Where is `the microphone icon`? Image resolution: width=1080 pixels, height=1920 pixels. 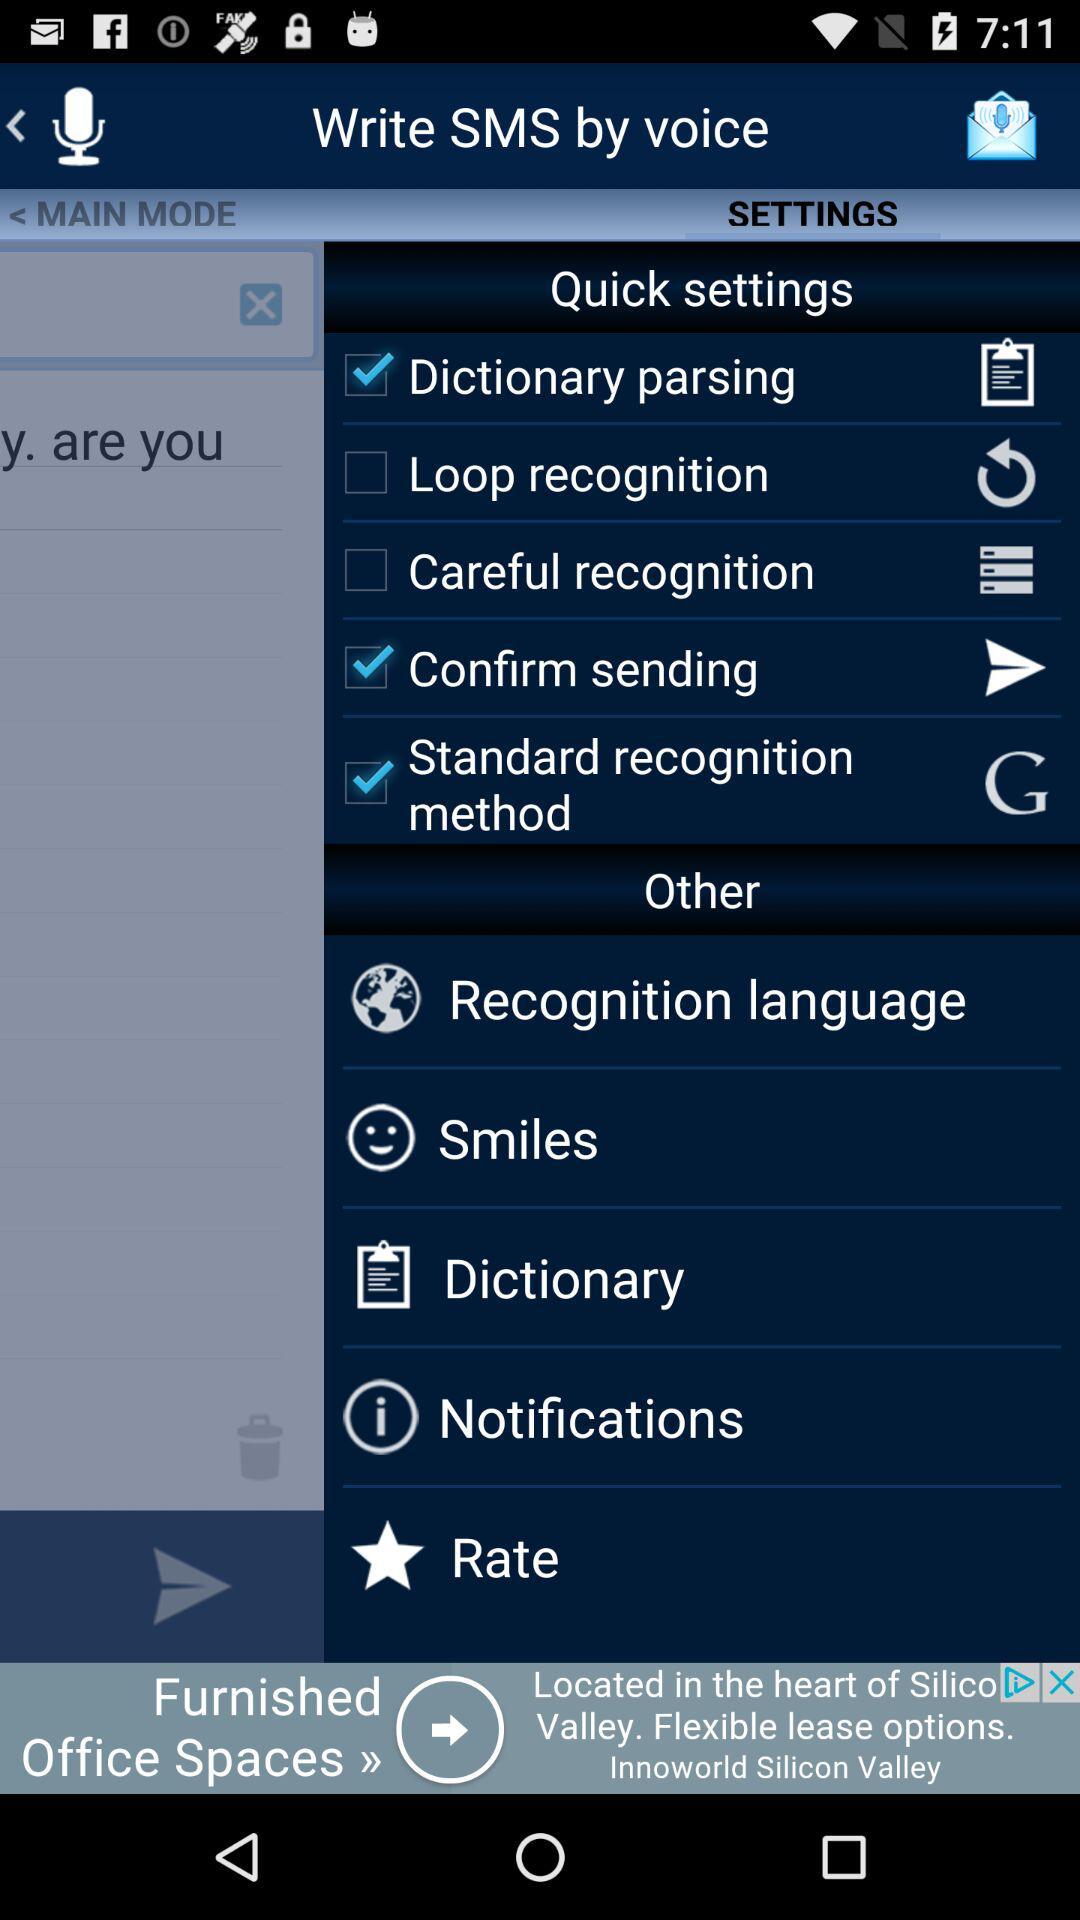
the microphone icon is located at coordinates (77, 133).